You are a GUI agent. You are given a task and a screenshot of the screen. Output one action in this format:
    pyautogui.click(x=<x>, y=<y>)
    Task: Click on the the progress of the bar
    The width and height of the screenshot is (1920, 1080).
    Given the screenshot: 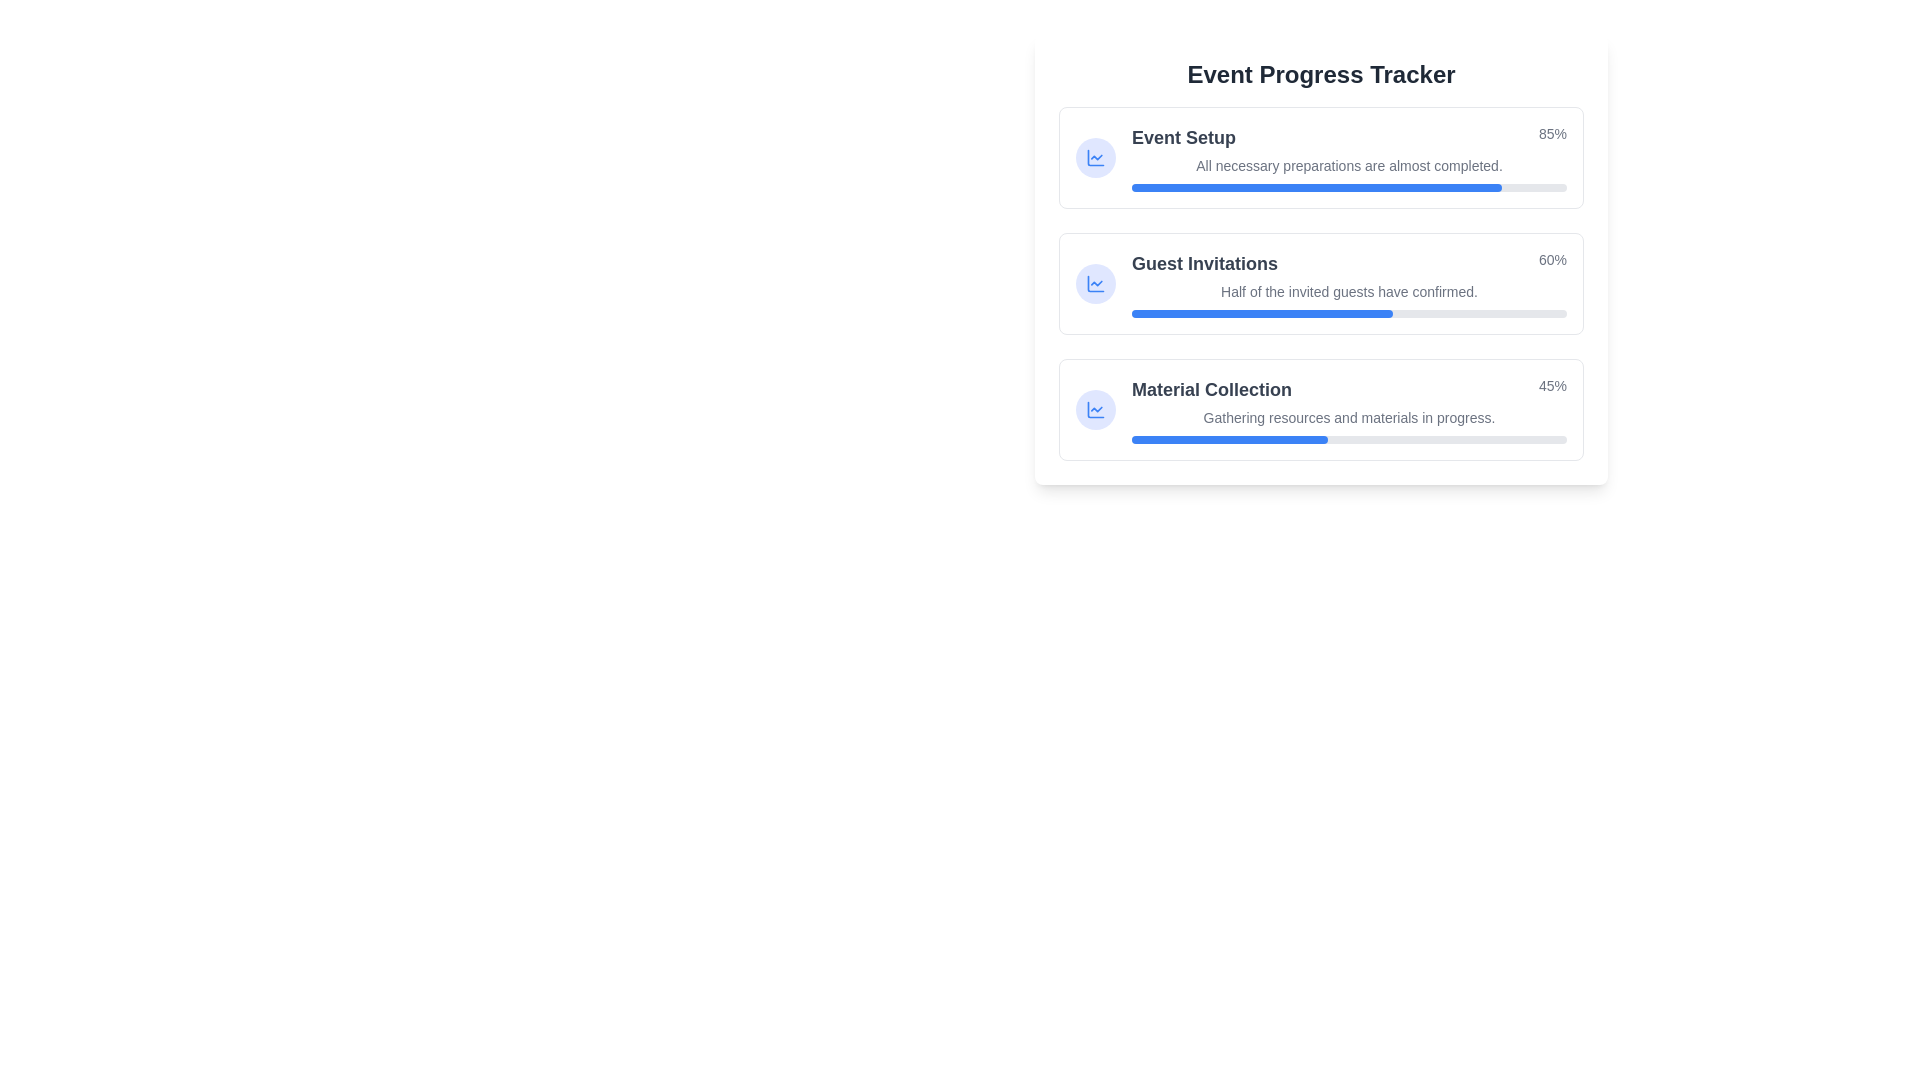 What is the action you would take?
    pyautogui.click(x=1492, y=188)
    